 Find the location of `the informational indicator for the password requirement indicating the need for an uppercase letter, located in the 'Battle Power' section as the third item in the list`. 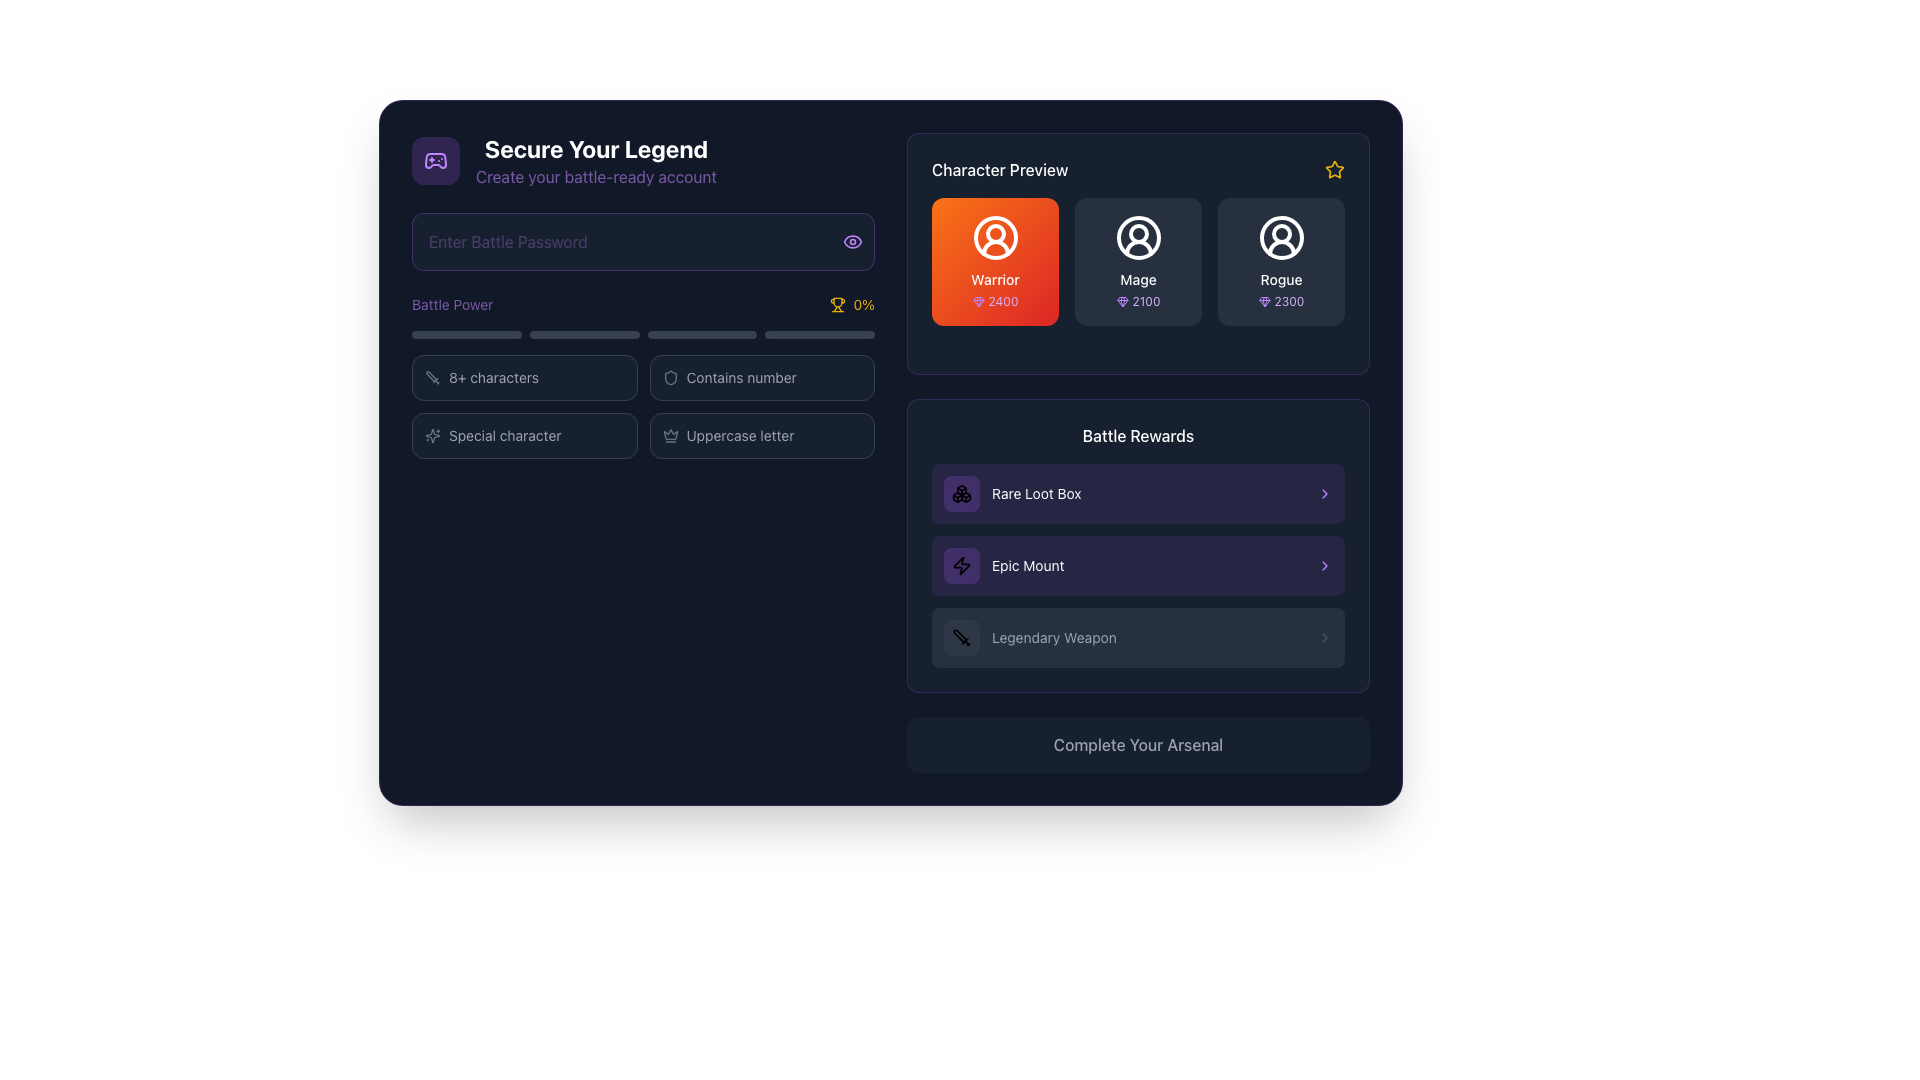

the informational indicator for the password requirement indicating the need for an uppercase letter, located in the 'Battle Power' section as the third item in the list is located at coordinates (761, 434).